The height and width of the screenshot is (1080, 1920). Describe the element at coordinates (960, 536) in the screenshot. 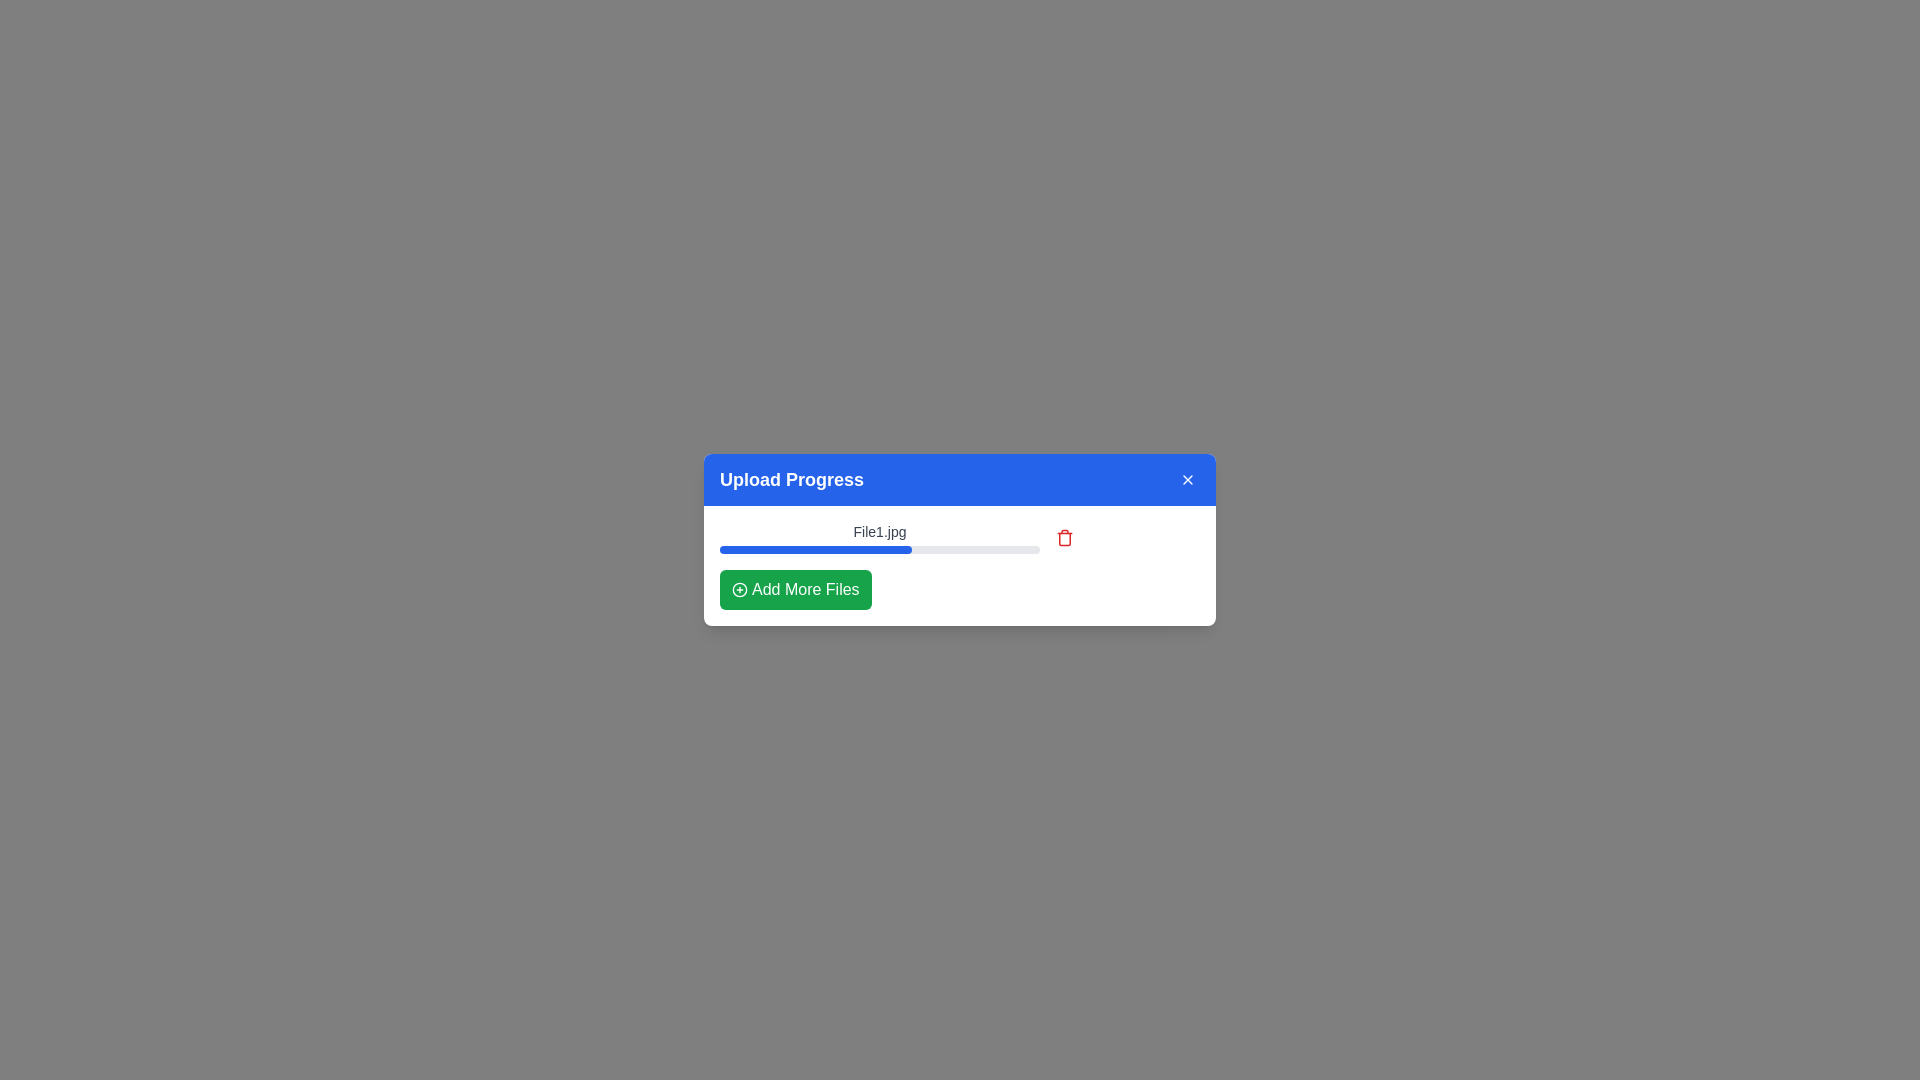

I see `the progress status of the upload represented by the blue-filled segment of the progress bar for 'File1.jpg', located below the 'Upload Progress' header` at that location.